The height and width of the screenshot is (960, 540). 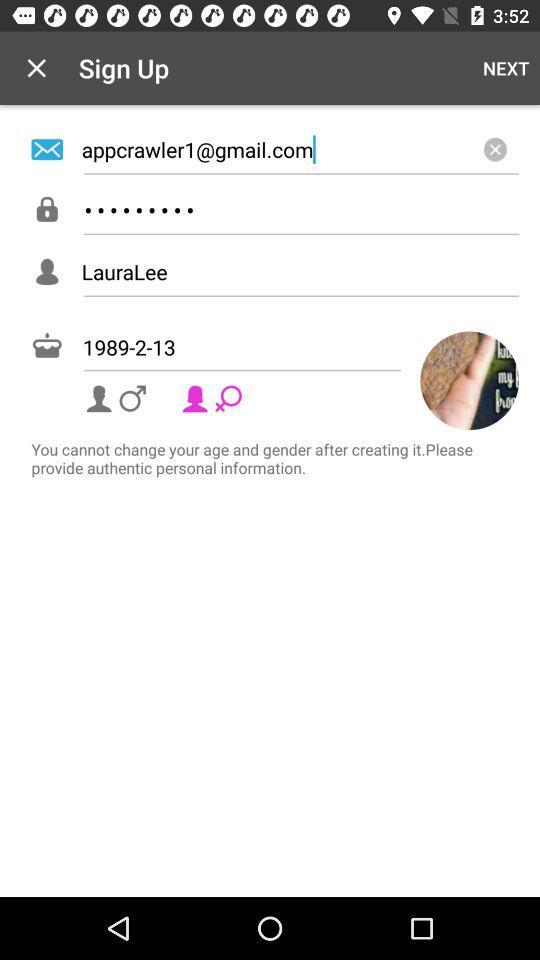 I want to click on lauralee icon, so click(x=299, y=270).